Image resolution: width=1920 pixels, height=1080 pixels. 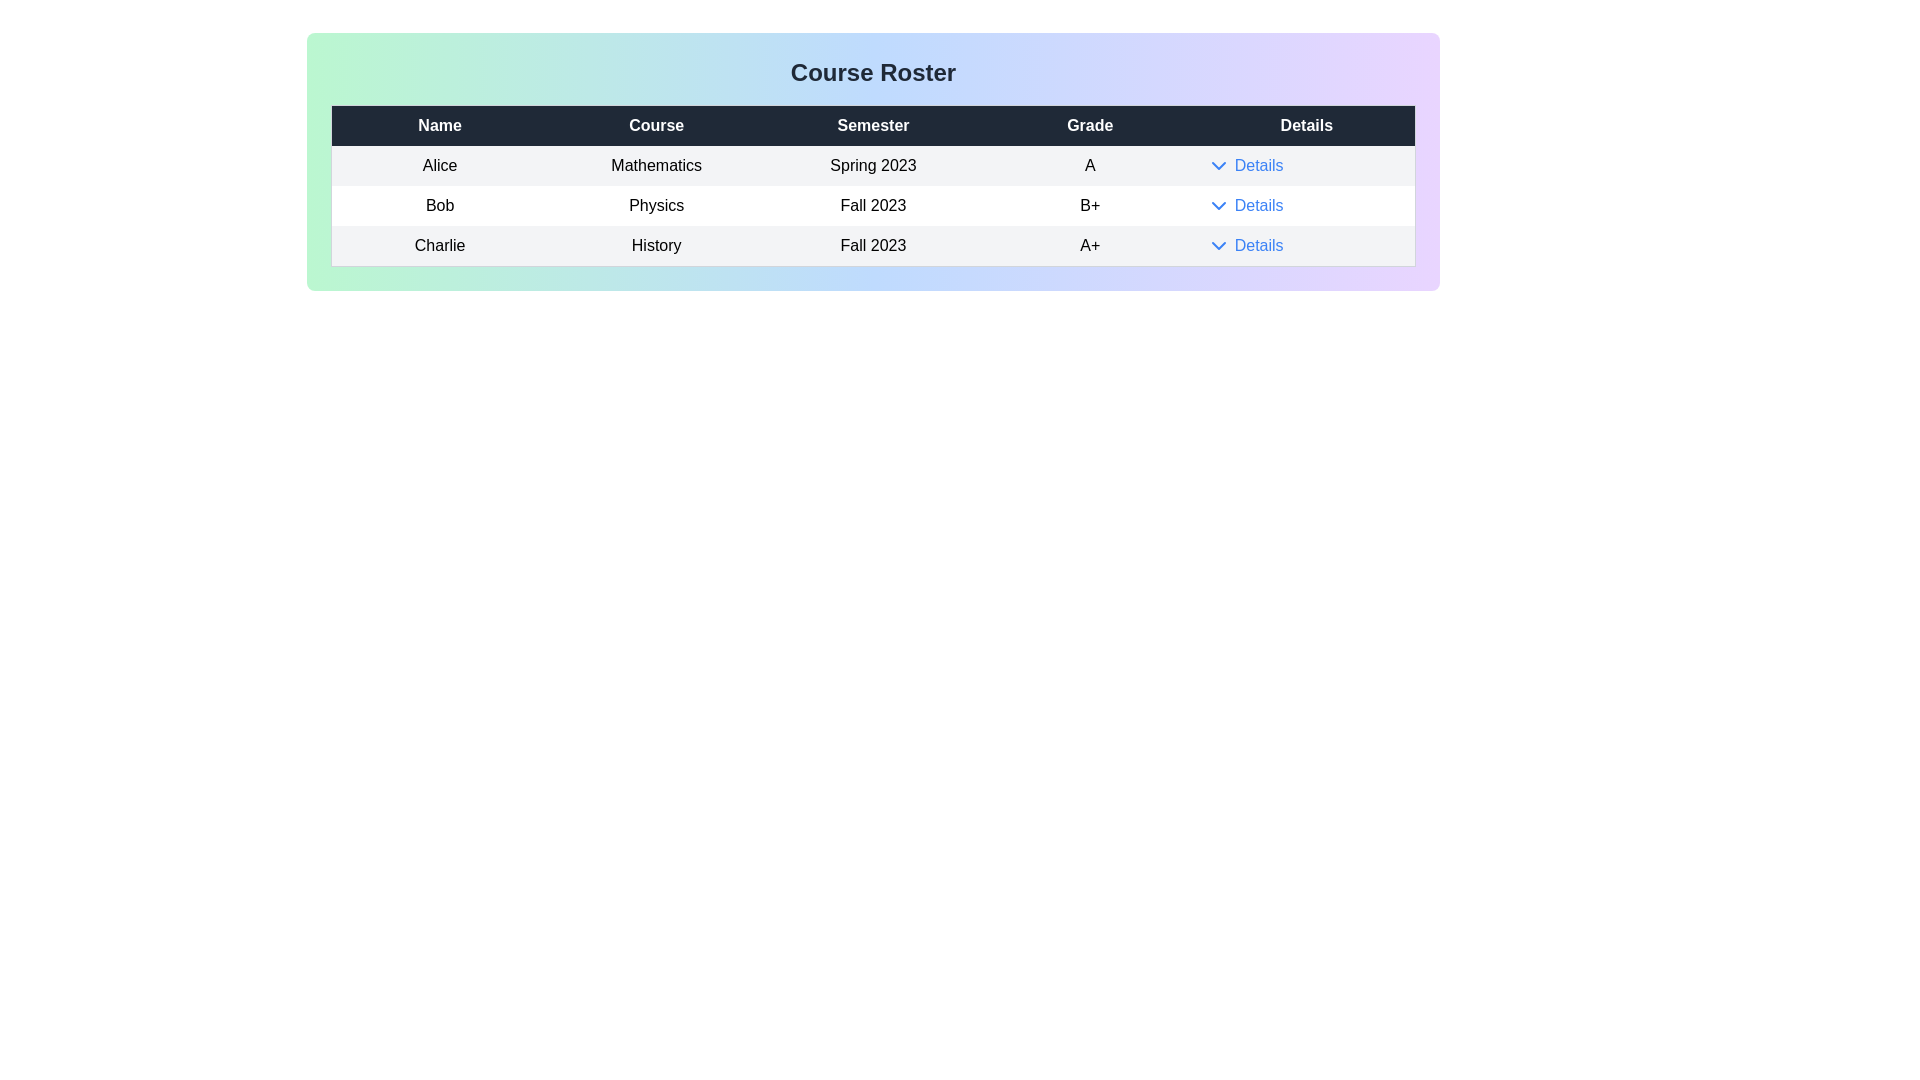 What do you see at coordinates (1089, 205) in the screenshot?
I see `the static text element displaying 'B+' located in the second row of the table under the 'Grade' column` at bounding box center [1089, 205].